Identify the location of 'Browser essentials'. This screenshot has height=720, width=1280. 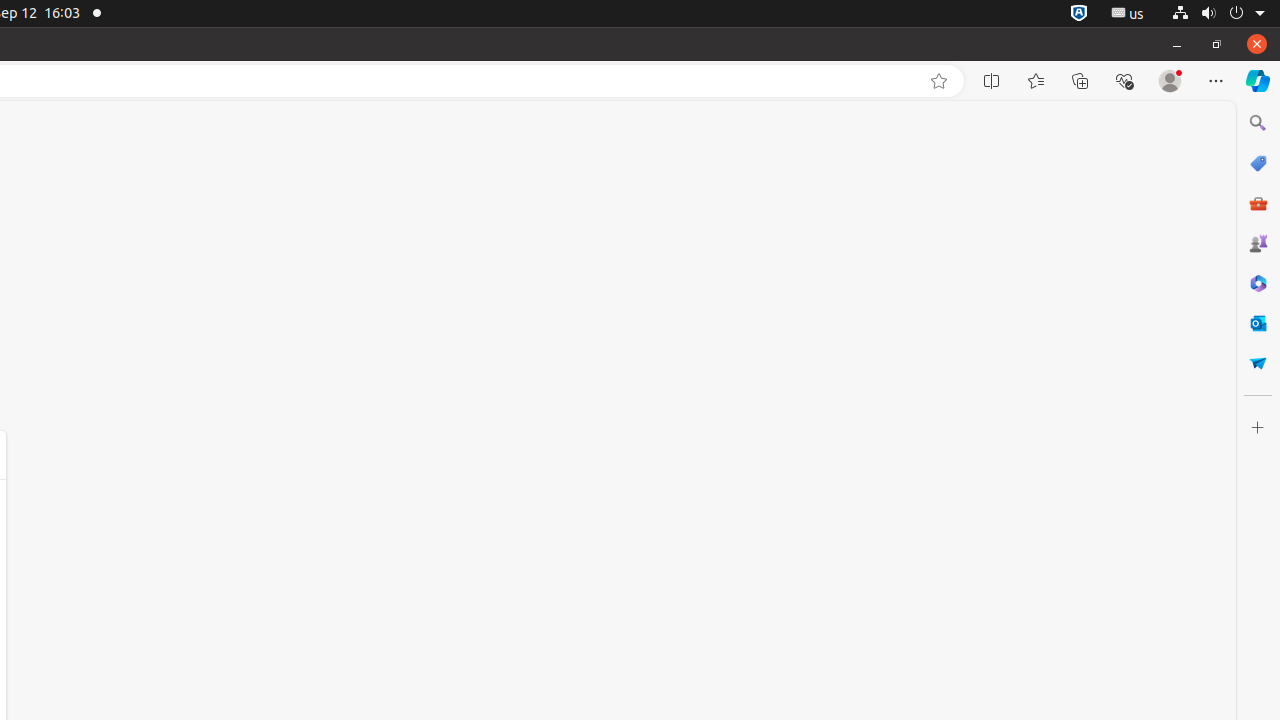
(1123, 80).